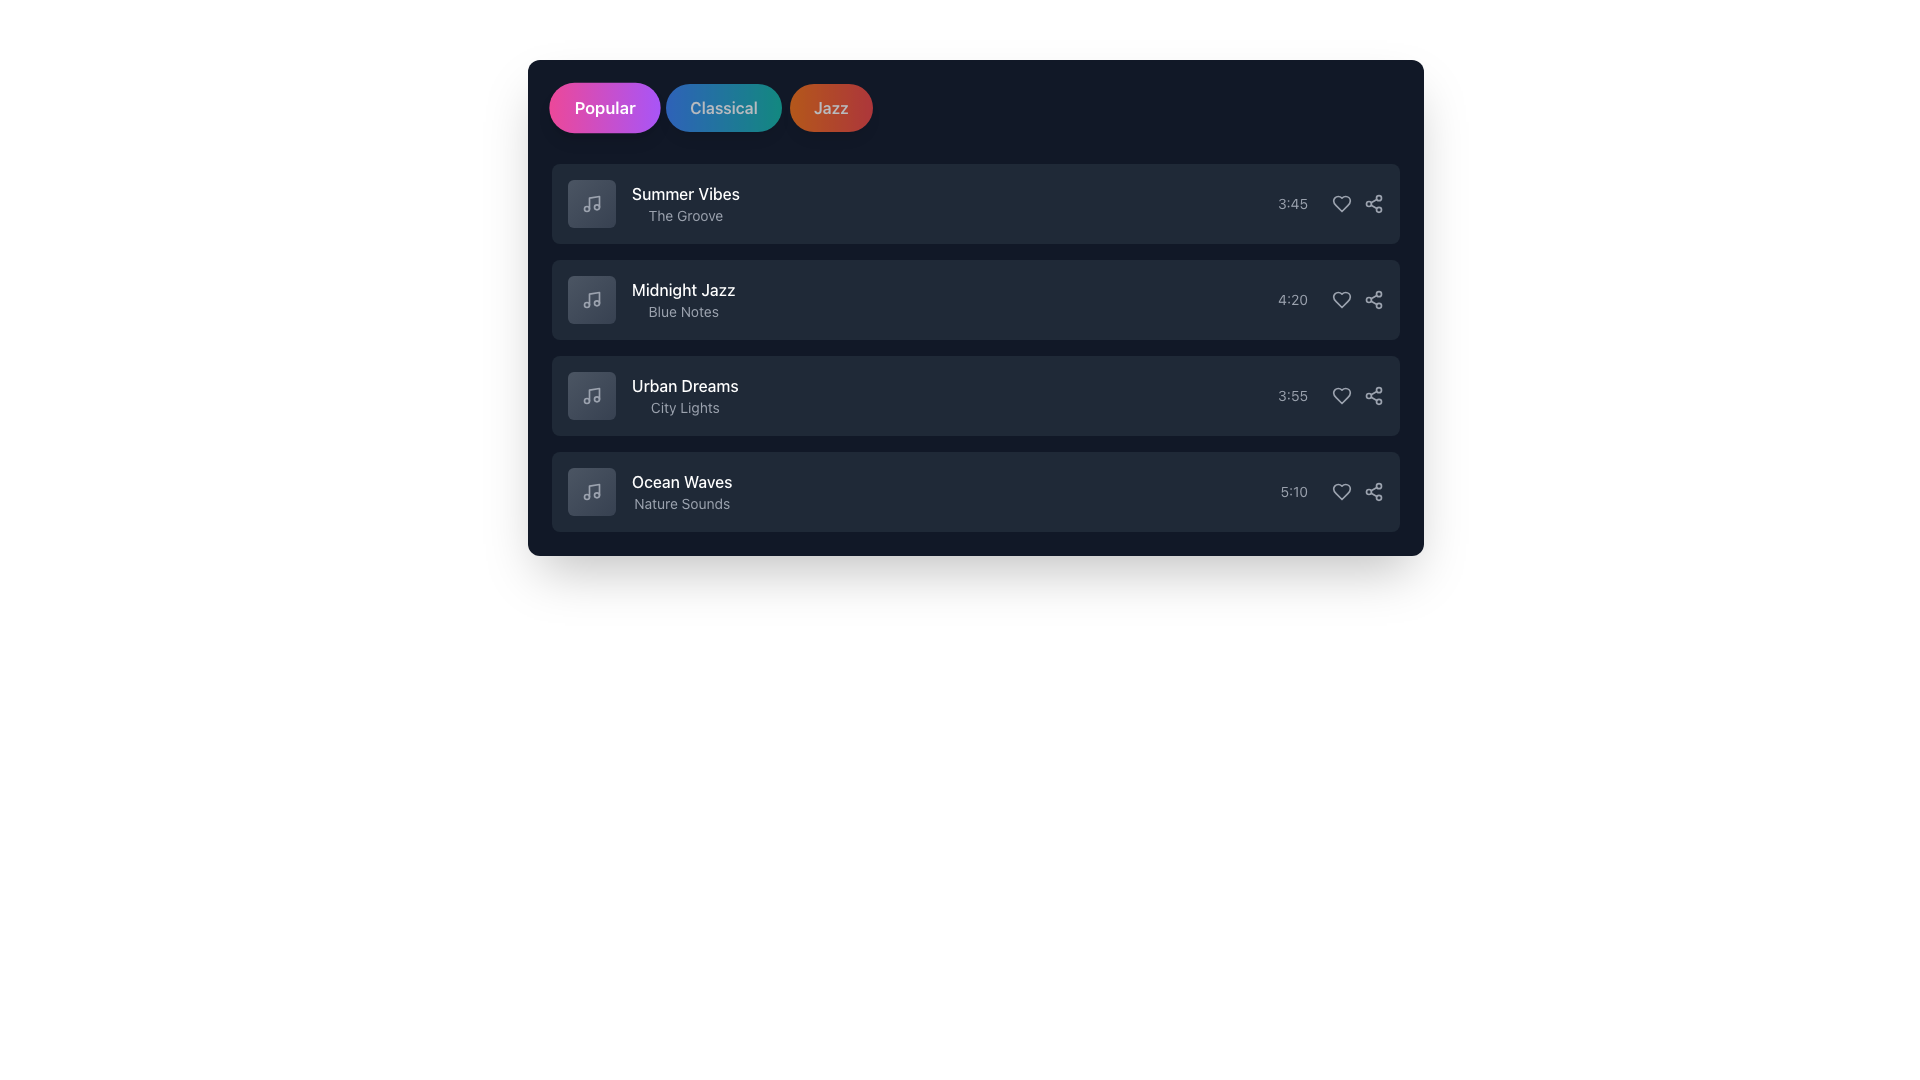 Image resolution: width=1920 pixels, height=1080 pixels. Describe the element at coordinates (685, 396) in the screenshot. I see `the text display for 'Urban Dreams' which is the third item in the vertical list of entries` at that location.